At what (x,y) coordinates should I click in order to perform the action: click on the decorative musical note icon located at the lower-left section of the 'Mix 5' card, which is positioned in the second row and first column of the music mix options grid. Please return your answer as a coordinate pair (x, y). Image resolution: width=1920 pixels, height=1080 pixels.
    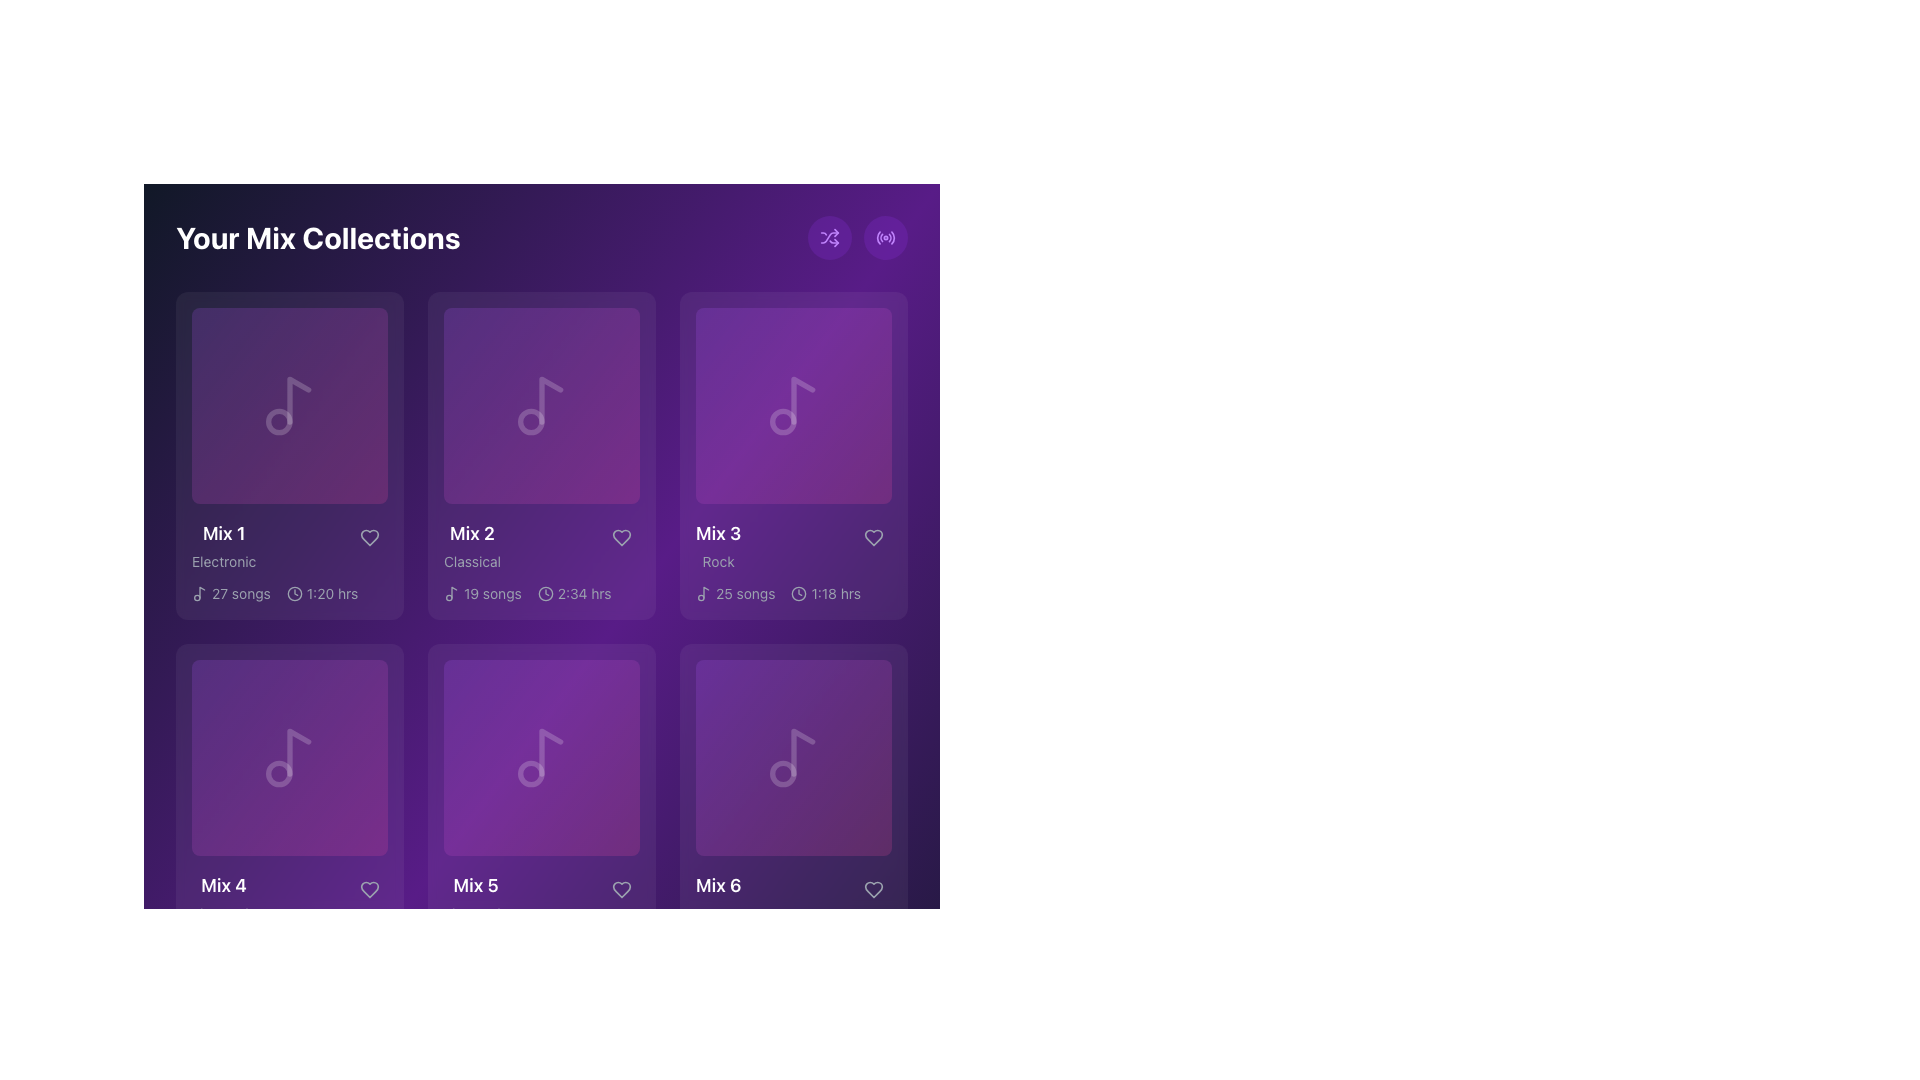
    Looking at the image, I should click on (531, 773).